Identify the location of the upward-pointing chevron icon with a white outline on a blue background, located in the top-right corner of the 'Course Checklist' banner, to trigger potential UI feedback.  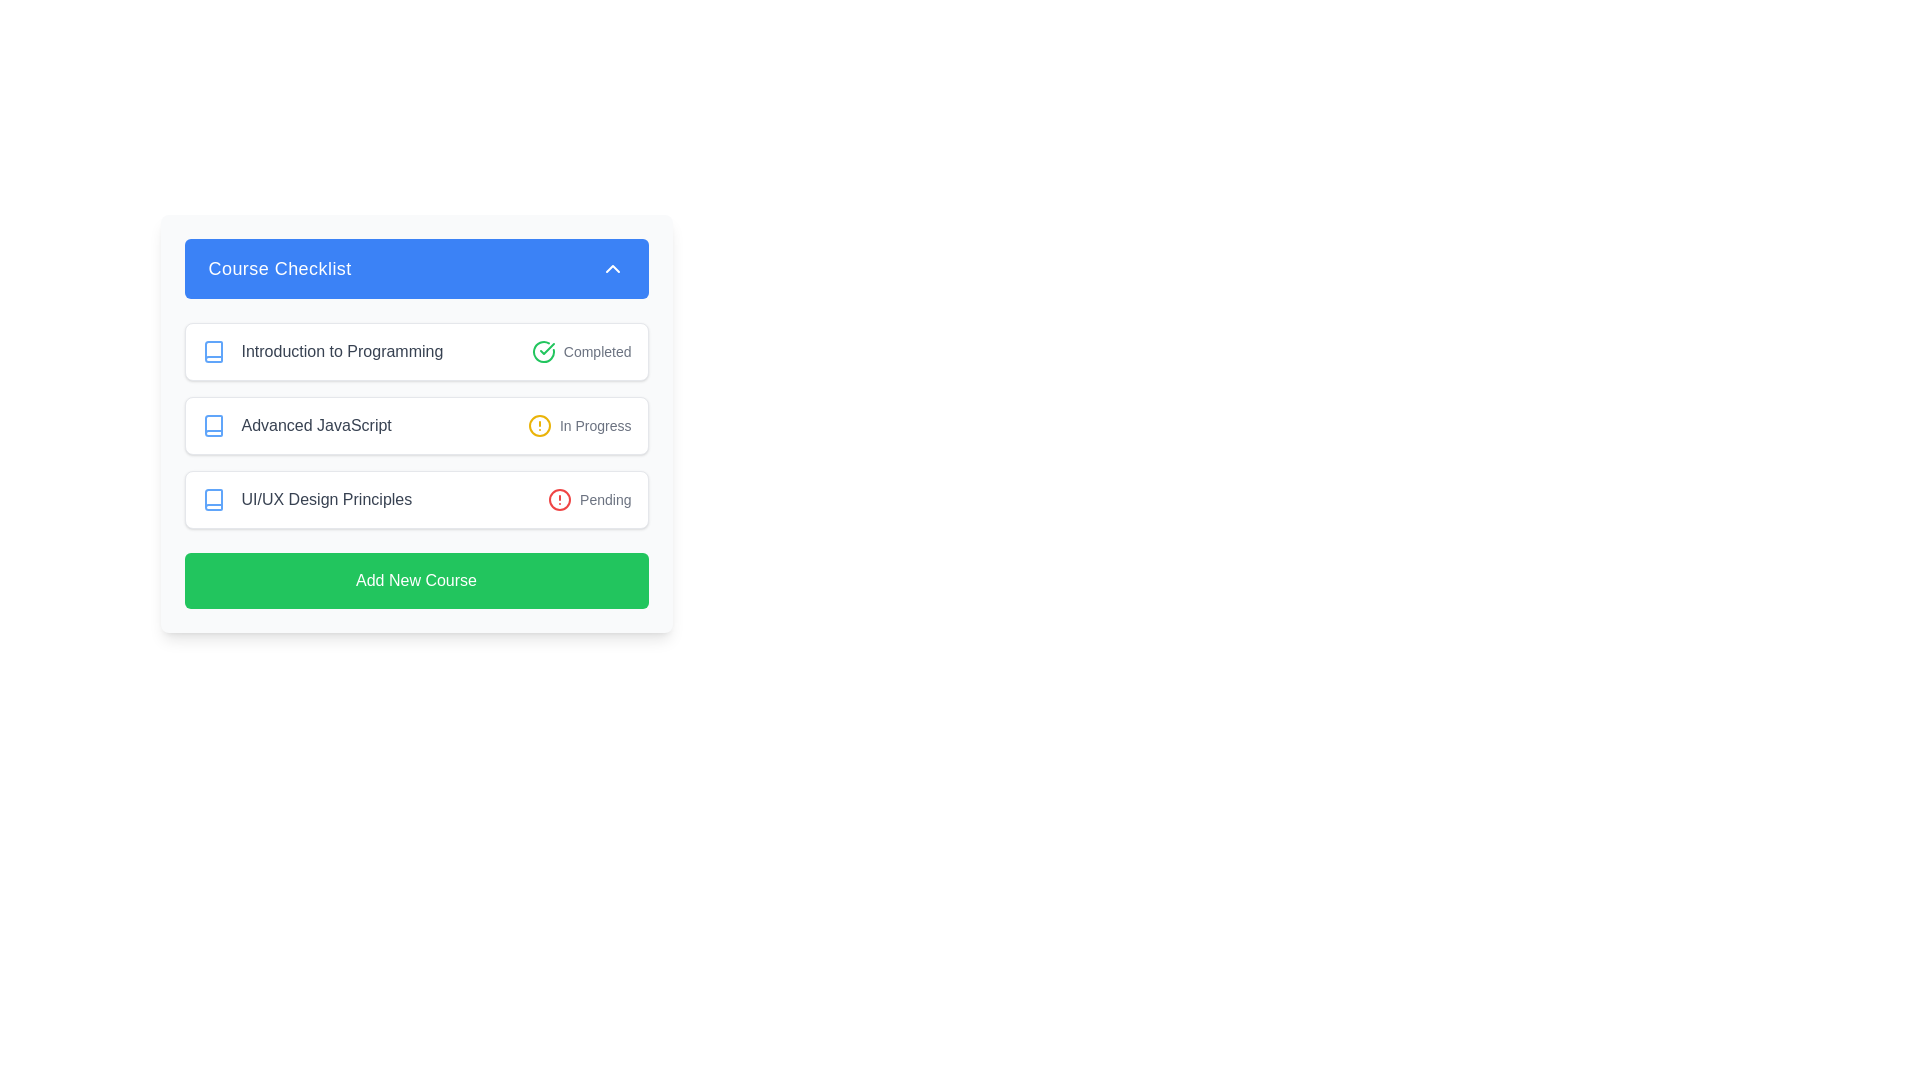
(611, 268).